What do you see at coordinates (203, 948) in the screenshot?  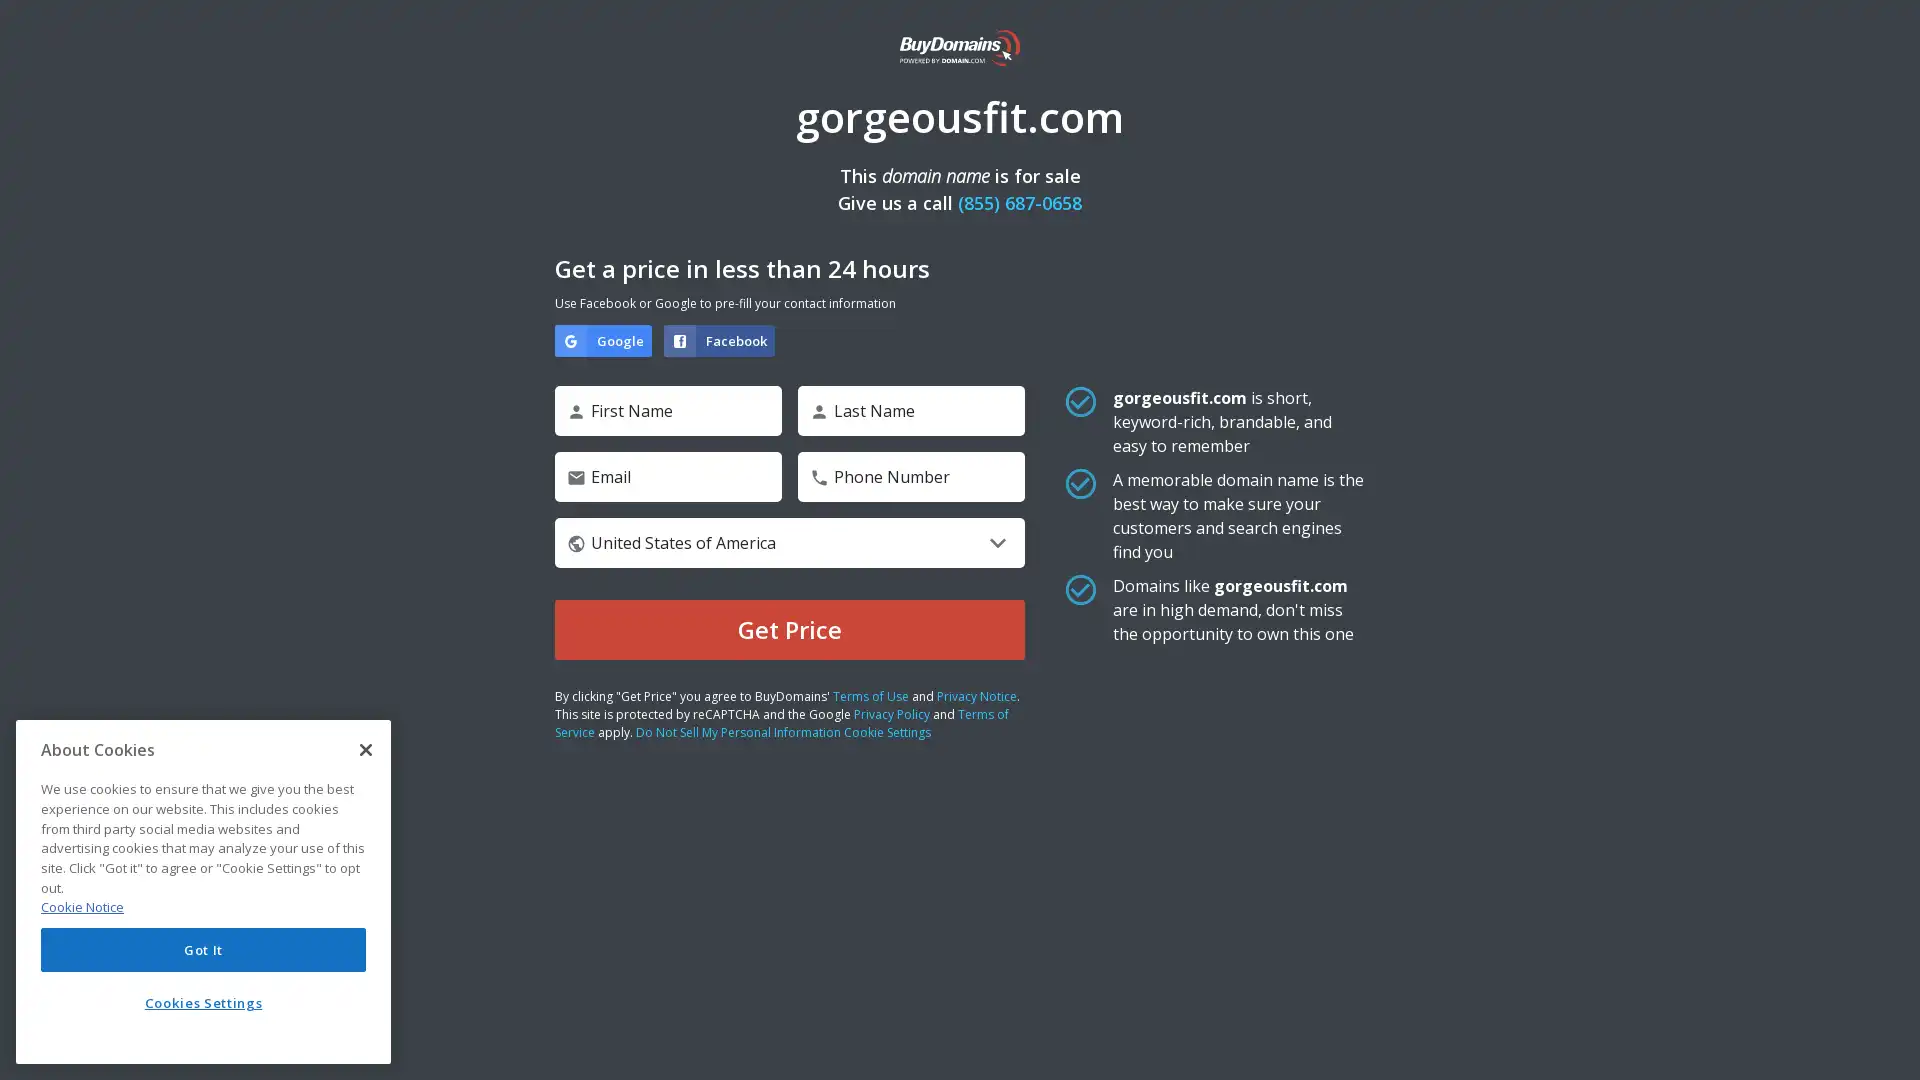 I see `Got It` at bounding box center [203, 948].